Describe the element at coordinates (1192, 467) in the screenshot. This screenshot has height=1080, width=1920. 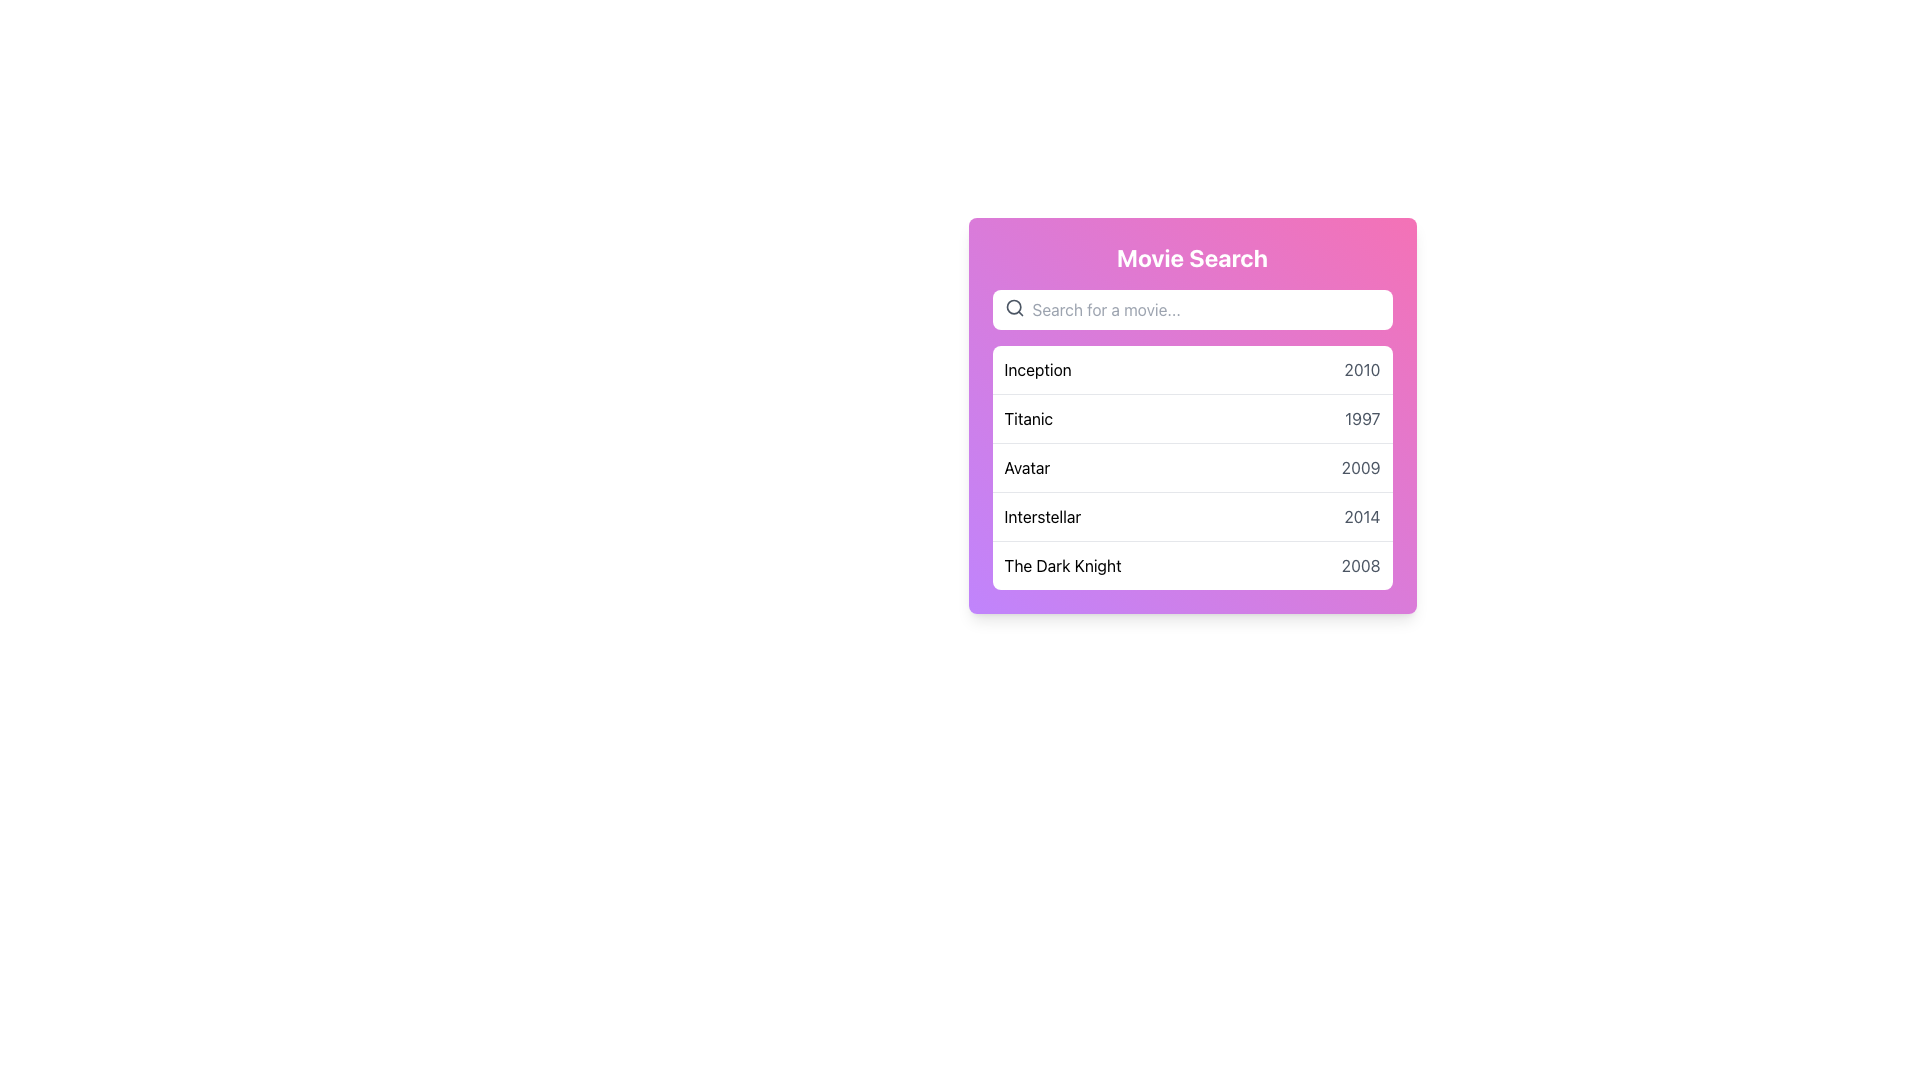
I see `the grouped list item element containing movie titles and their release years` at that location.